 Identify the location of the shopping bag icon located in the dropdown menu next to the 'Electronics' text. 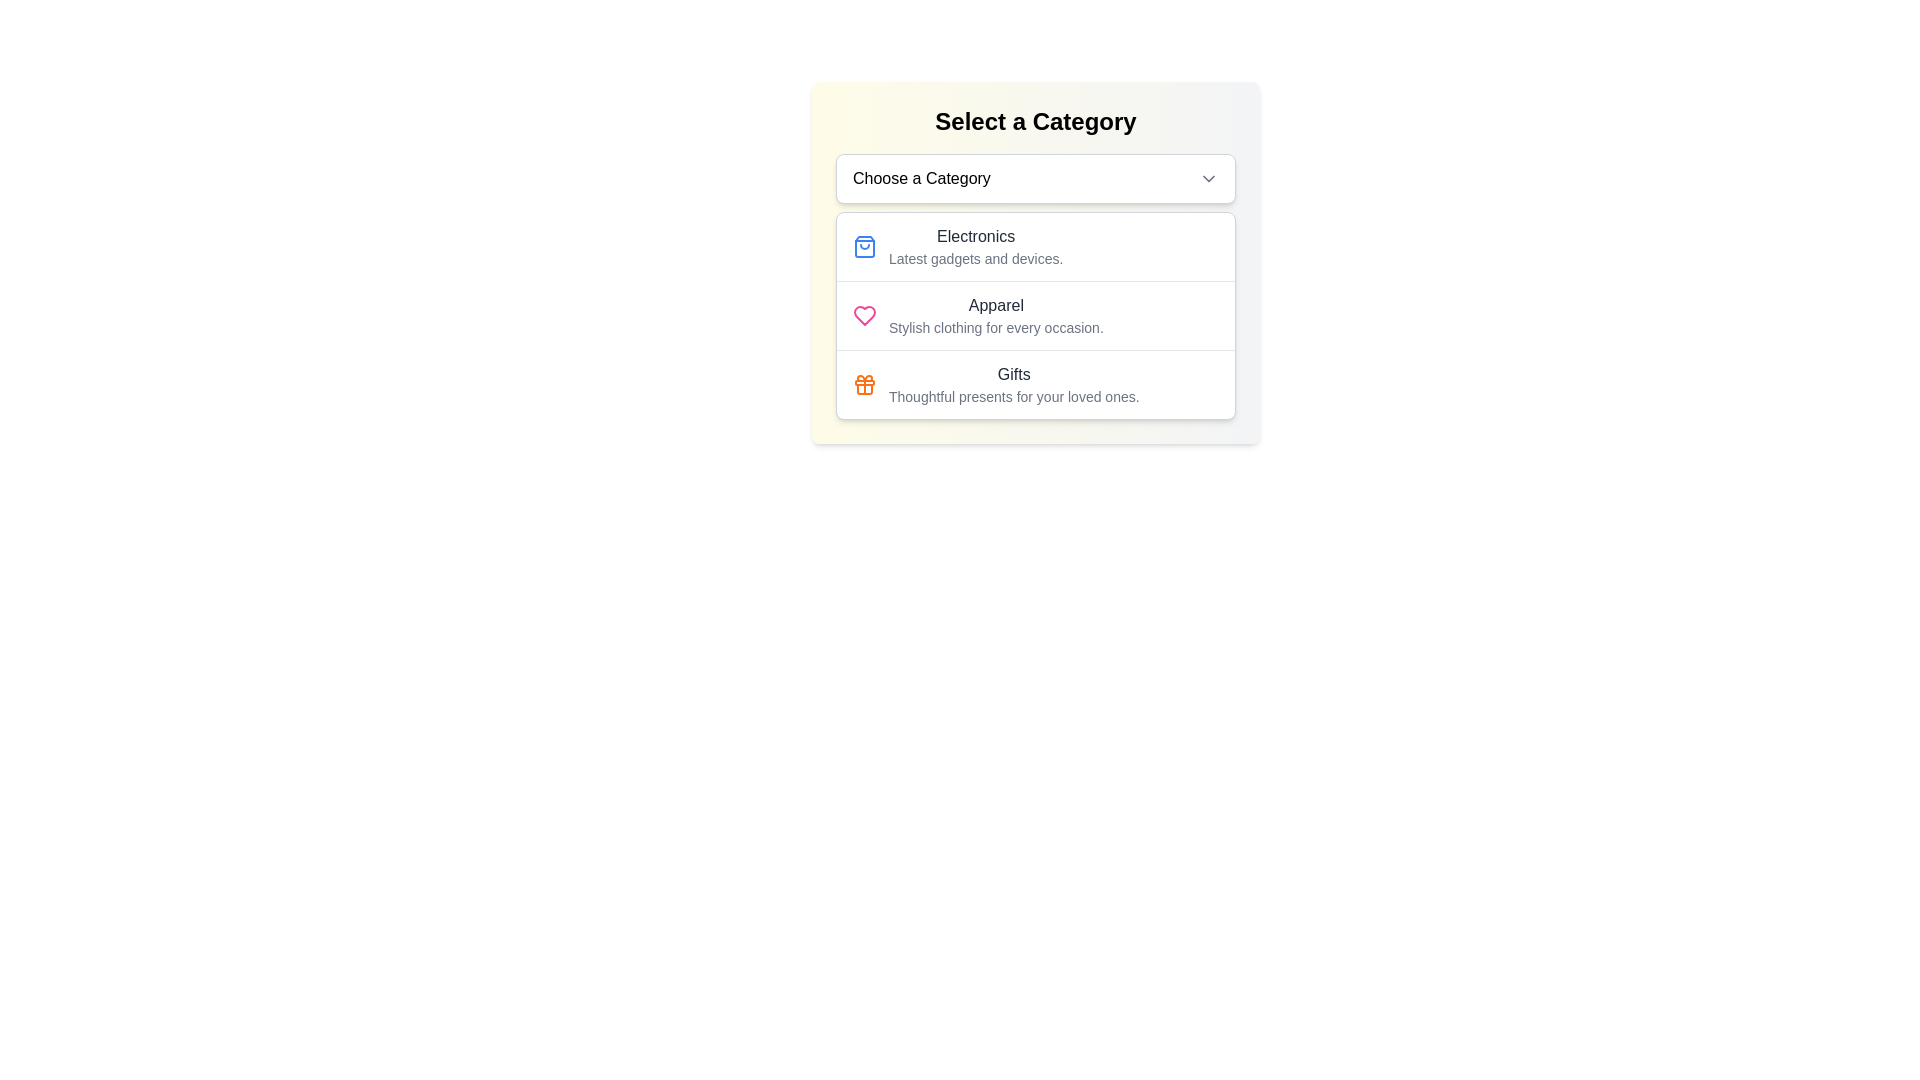
(864, 245).